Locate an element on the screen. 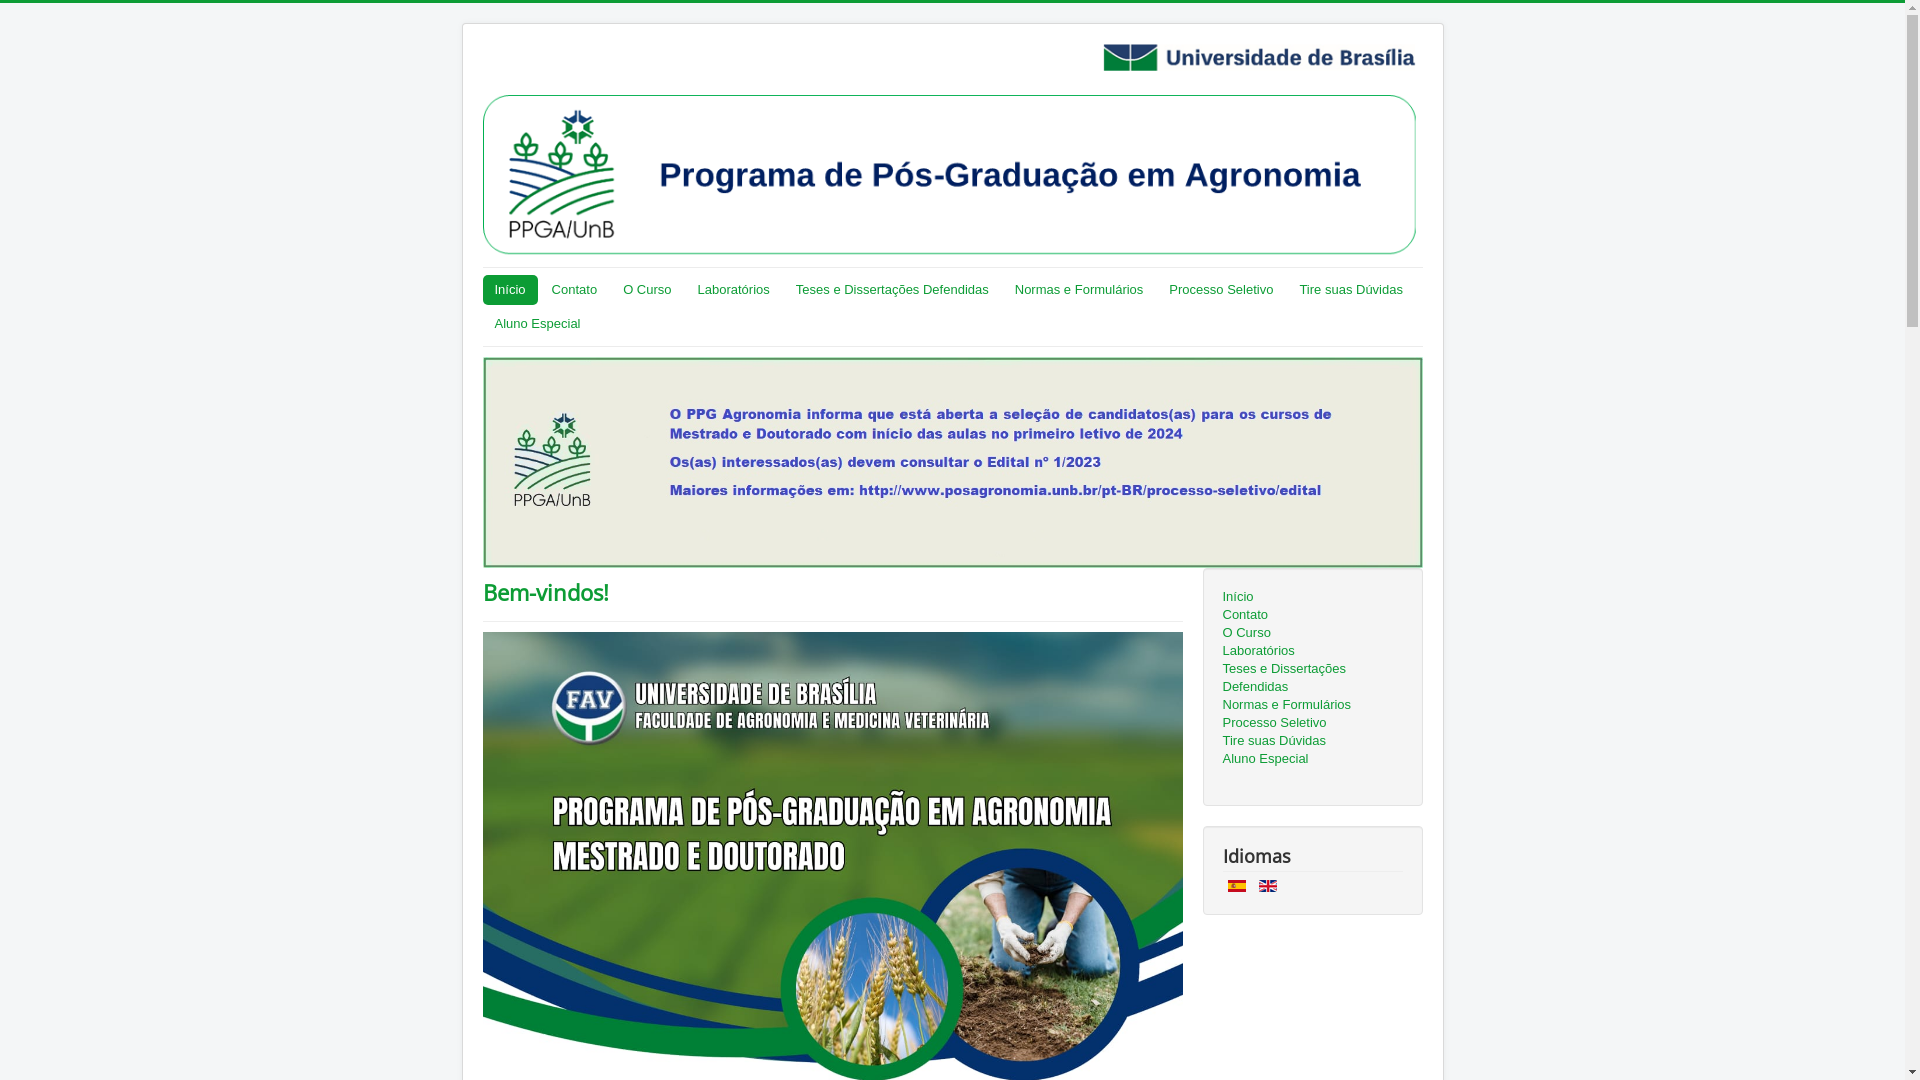 The height and width of the screenshot is (1080, 1920). 'Processo Seletivo' is located at coordinates (1219, 289).